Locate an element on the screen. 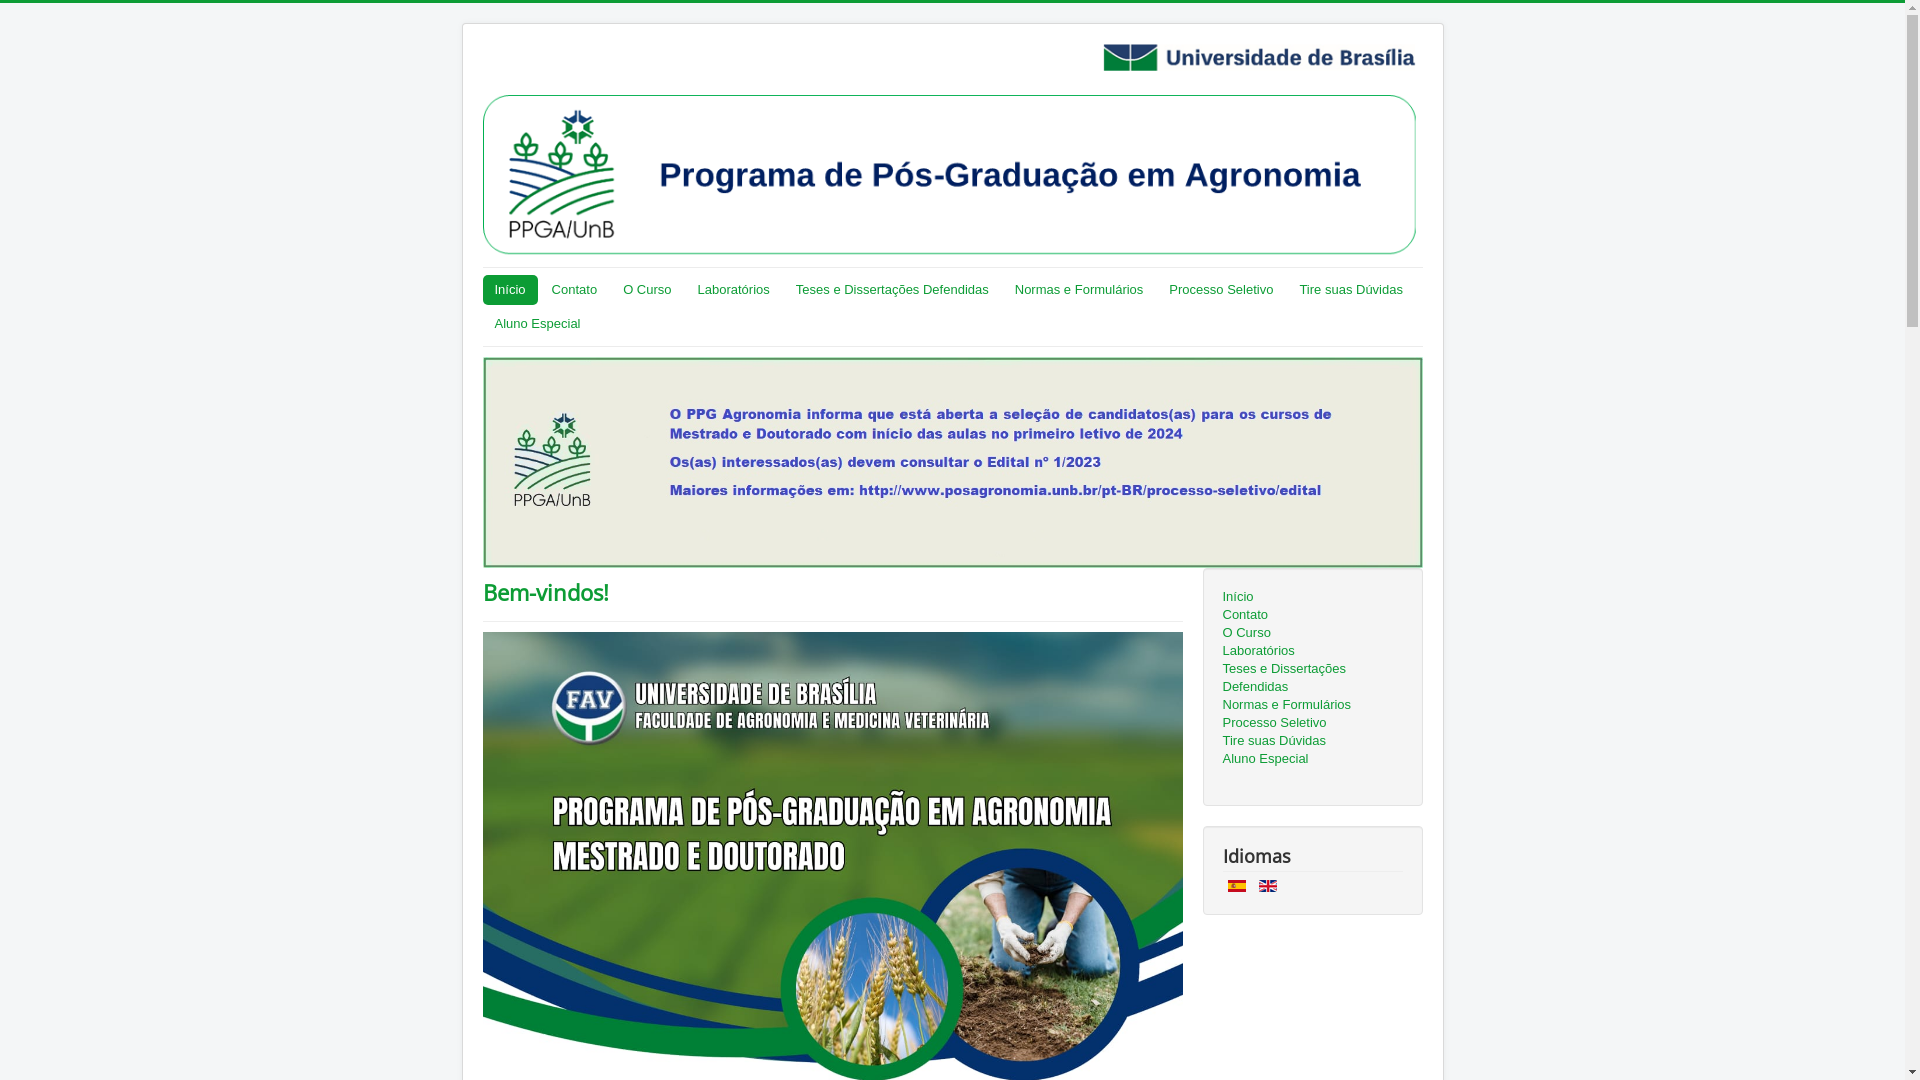 The height and width of the screenshot is (1080, 1920). 'Processo Seletivo' is located at coordinates (1219, 289).